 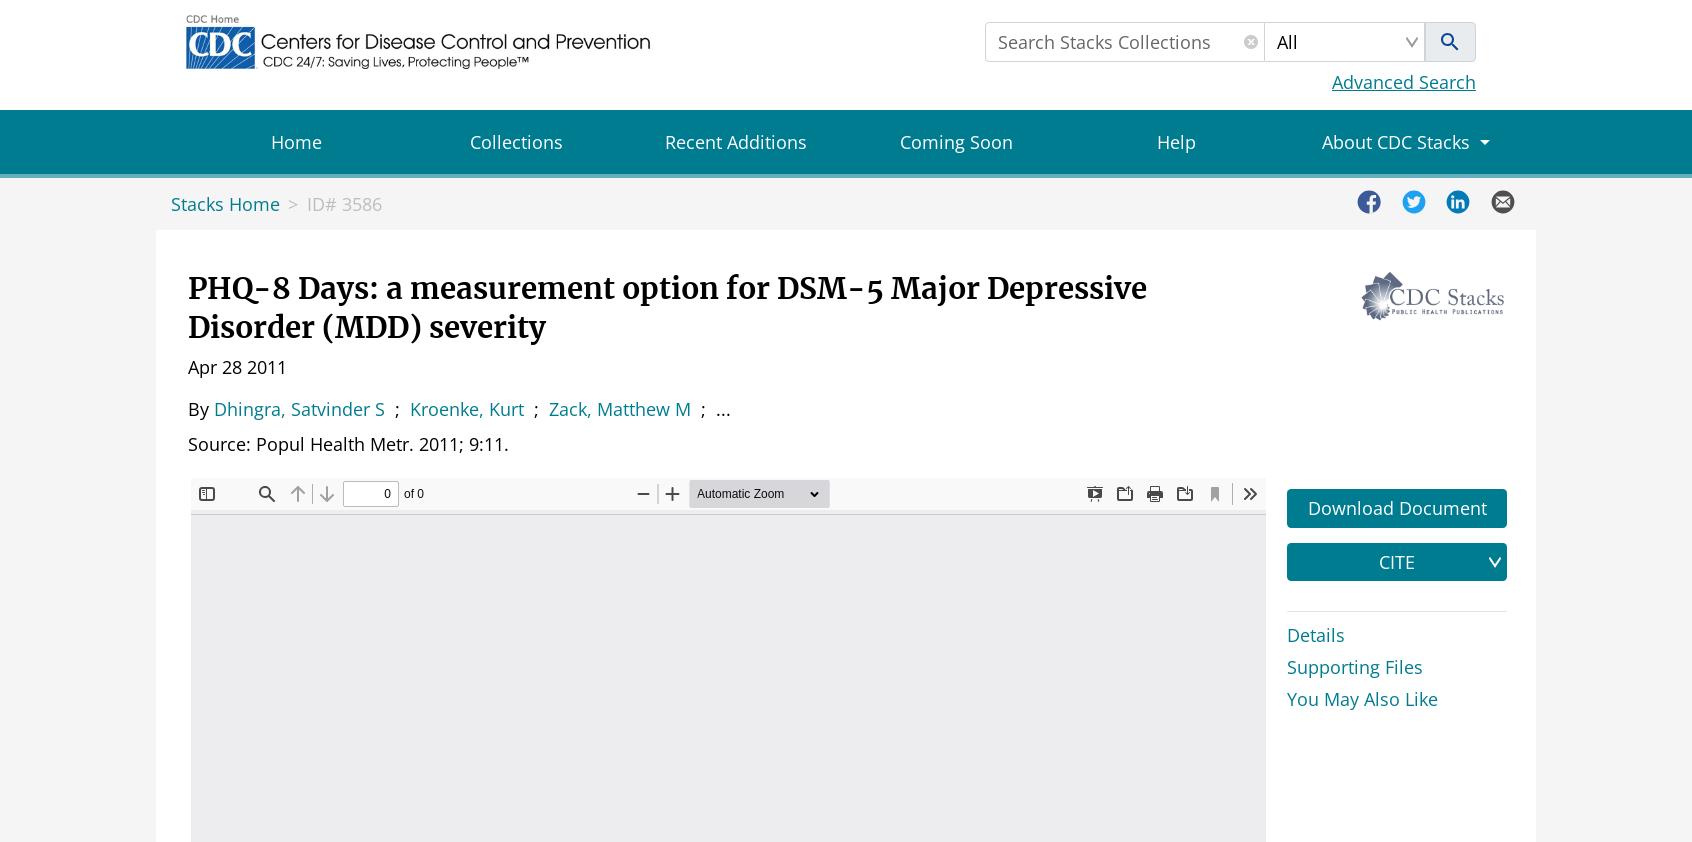 What do you see at coordinates (465, 408) in the screenshot?
I see `'Kroenke, Kurt'` at bounding box center [465, 408].